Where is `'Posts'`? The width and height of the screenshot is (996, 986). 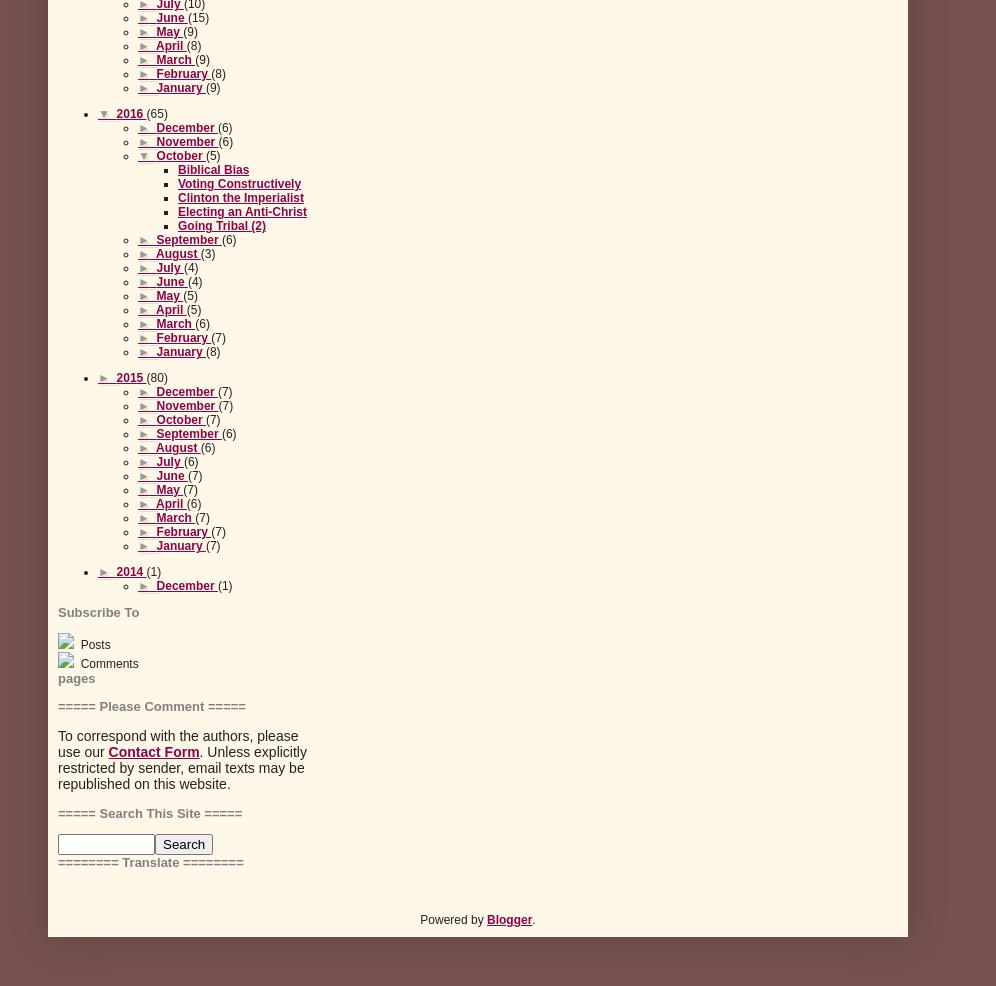 'Posts' is located at coordinates (93, 645).